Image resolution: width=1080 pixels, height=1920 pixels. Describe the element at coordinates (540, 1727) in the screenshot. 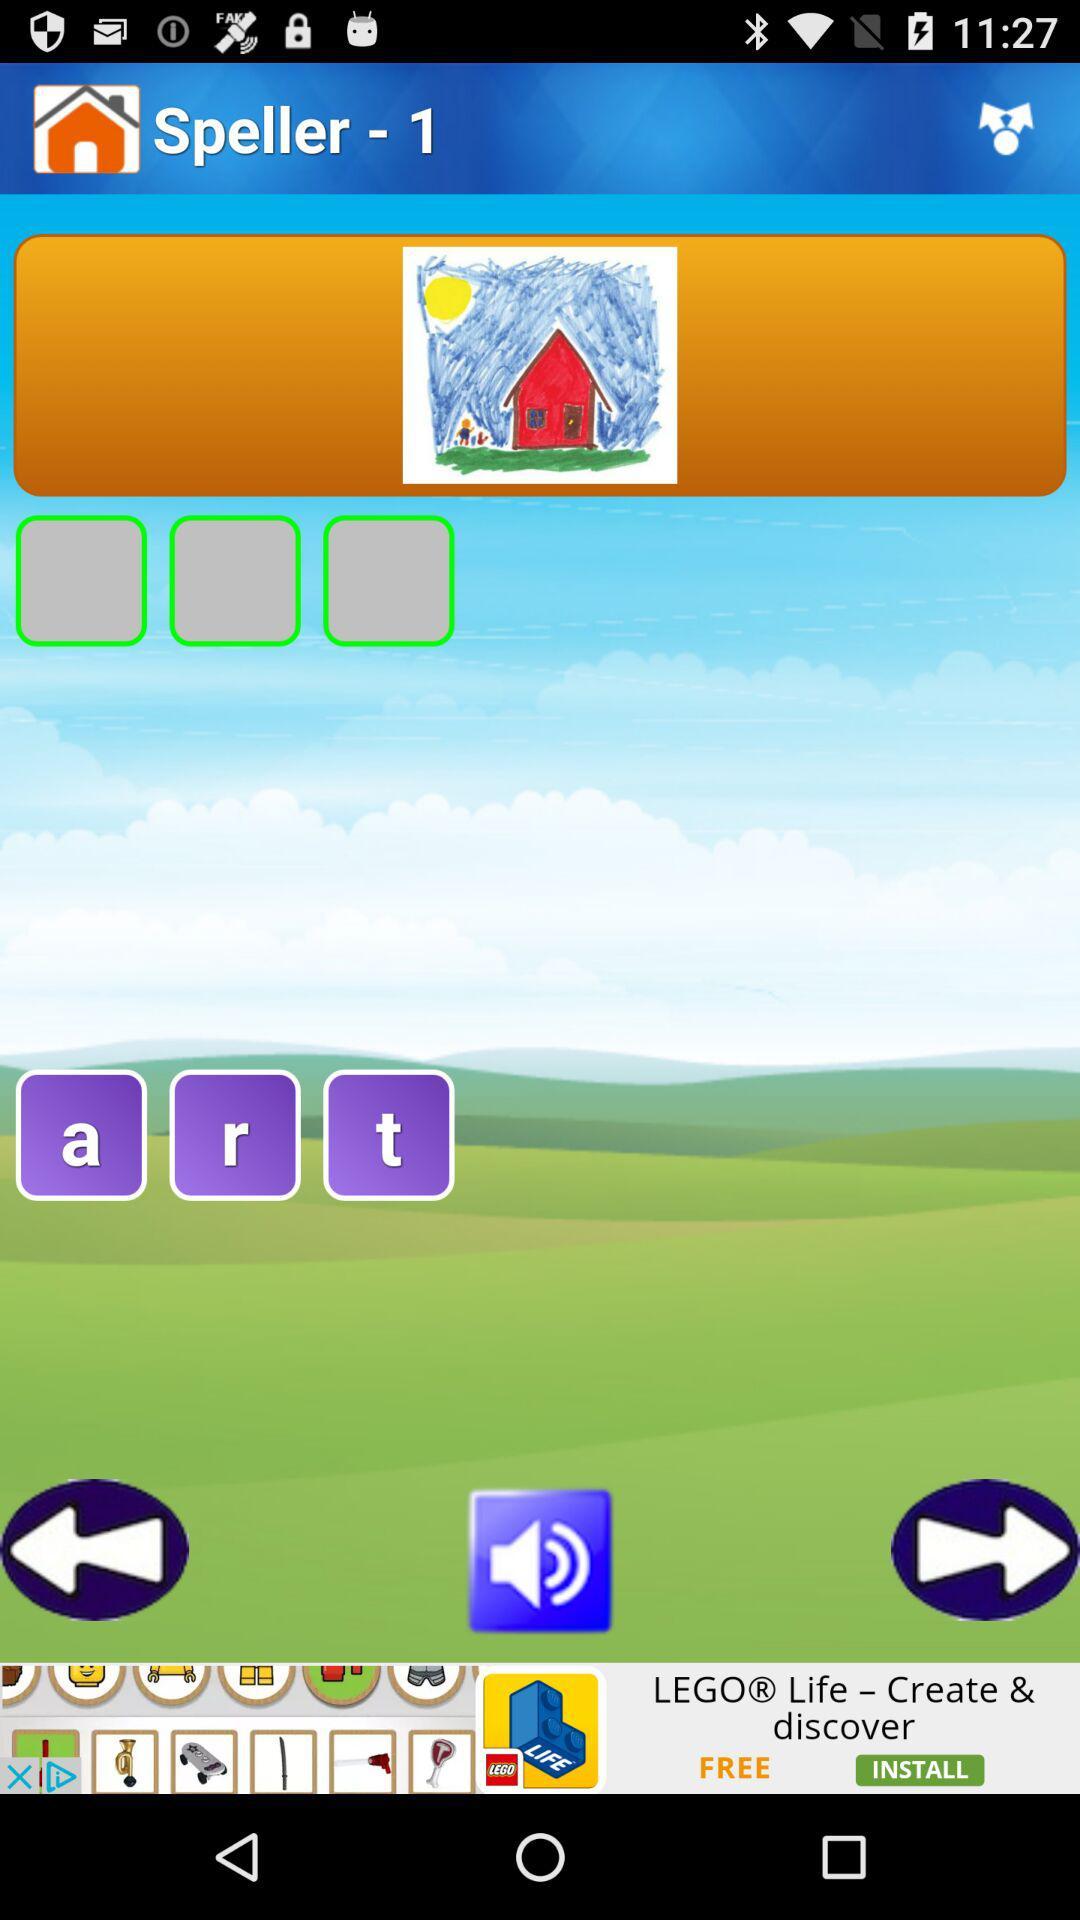

I see `advertisement` at that location.